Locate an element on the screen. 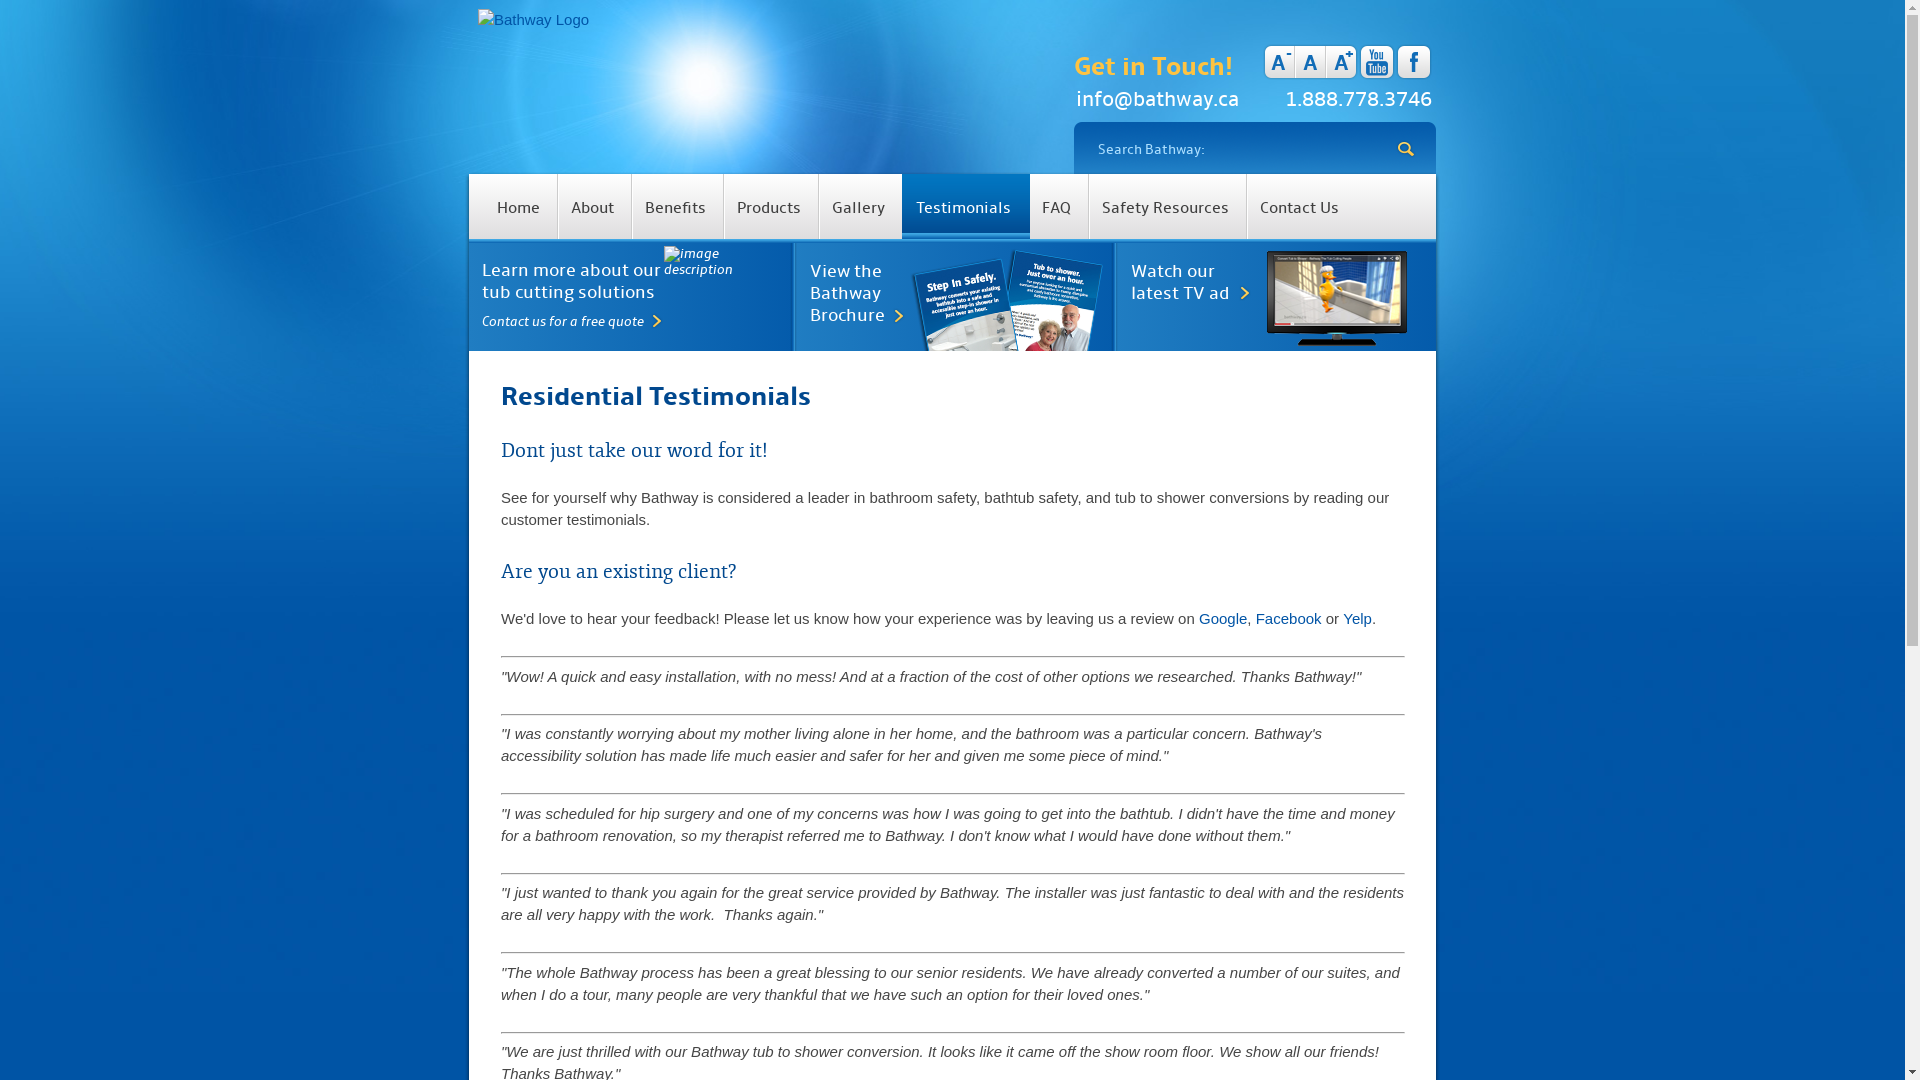 The image size is (1920, 1080). 'facebook' is located at coordinates (1413, 60).